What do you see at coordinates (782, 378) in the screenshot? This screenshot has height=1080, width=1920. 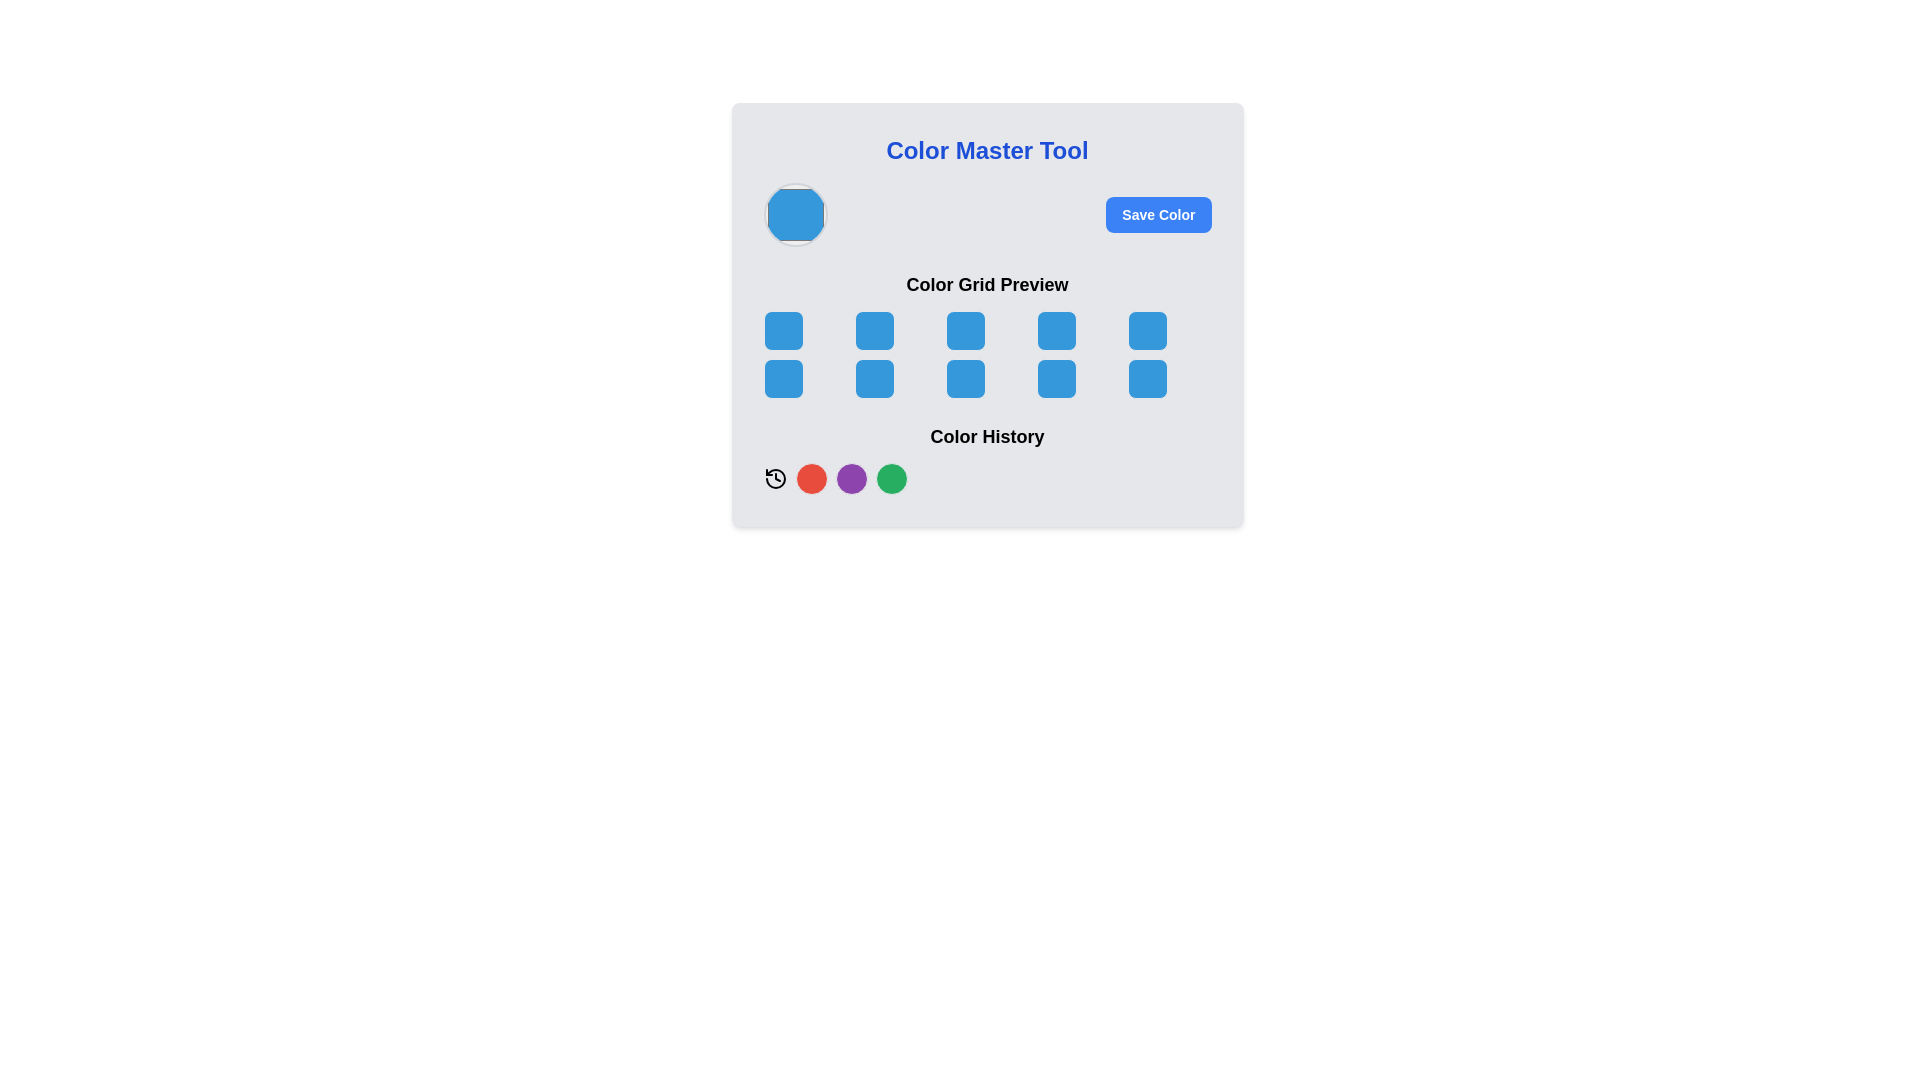 I see `the first Grid Item in the second row of the Color Grid Preview, which allows users to interact with or preview color options` at bounding box center [782, 378].